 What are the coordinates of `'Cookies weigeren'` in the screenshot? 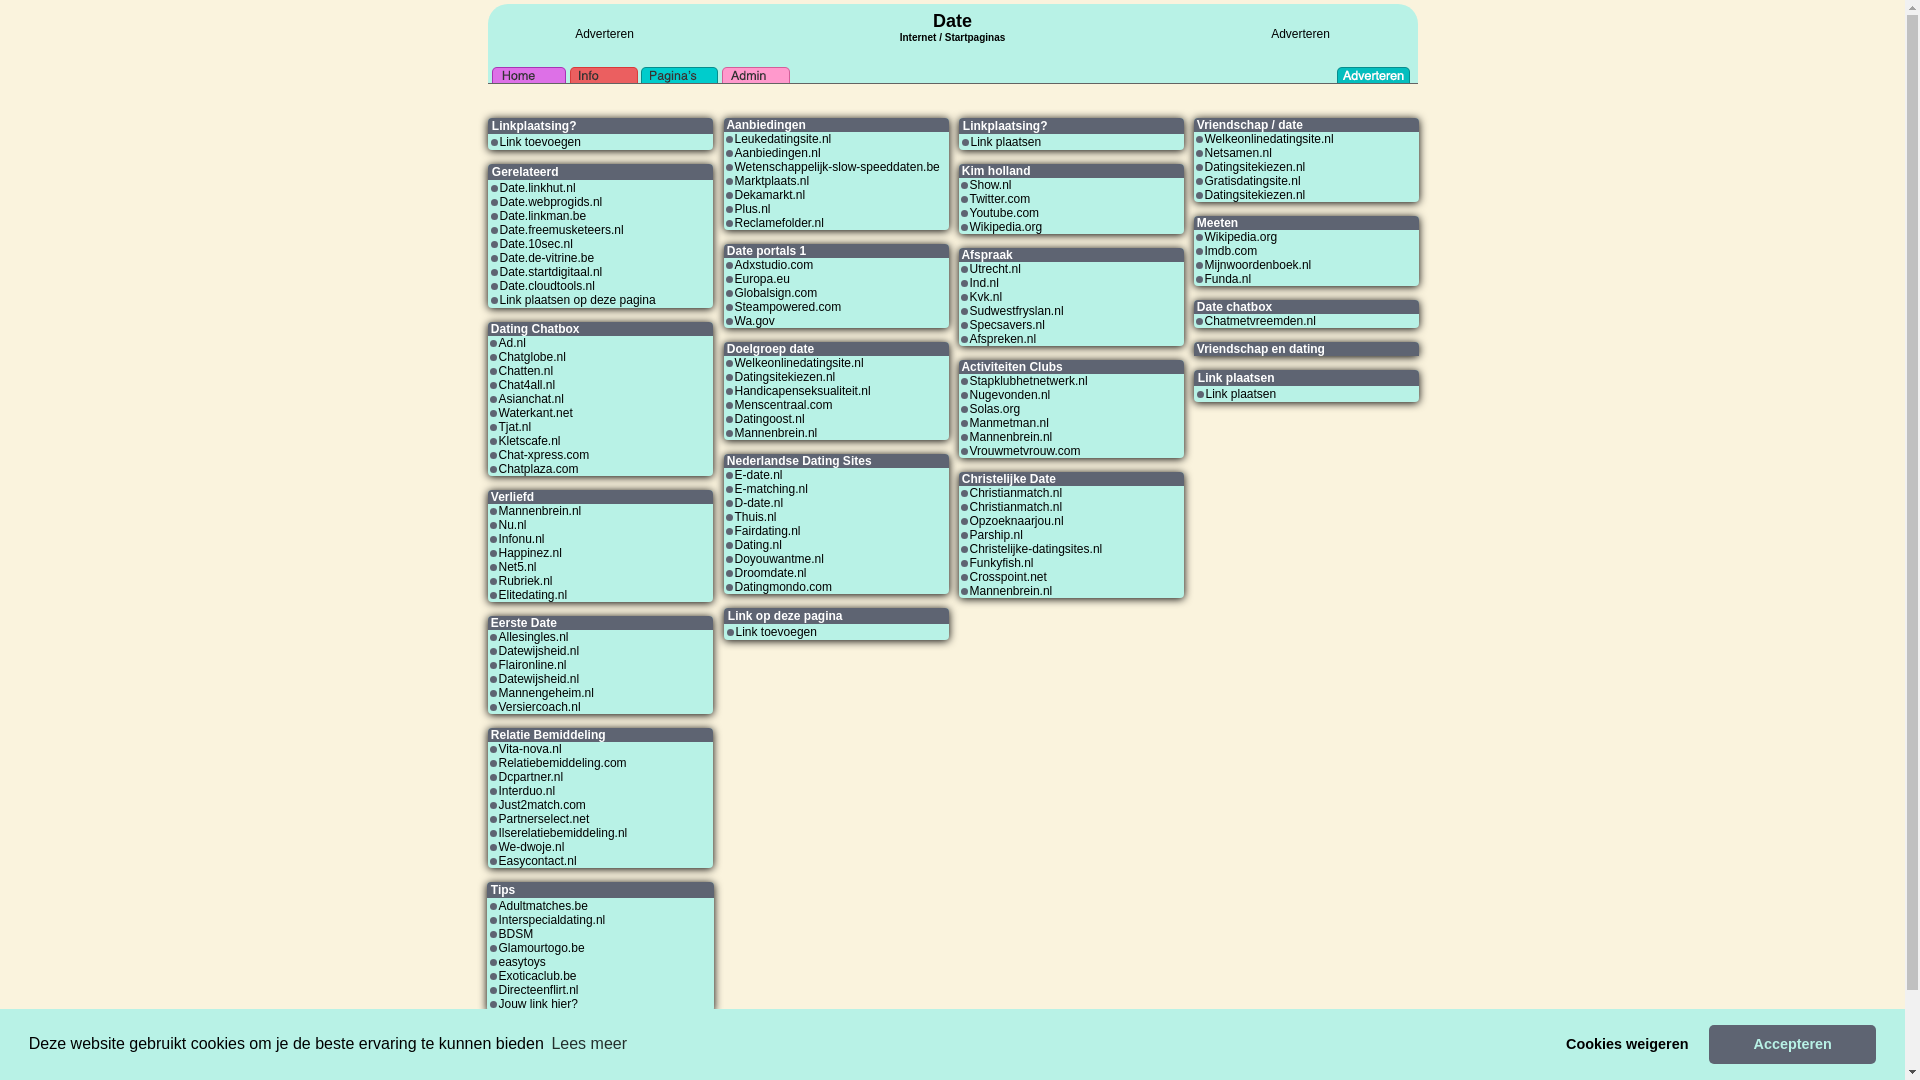 It's located at (1552, 1043).